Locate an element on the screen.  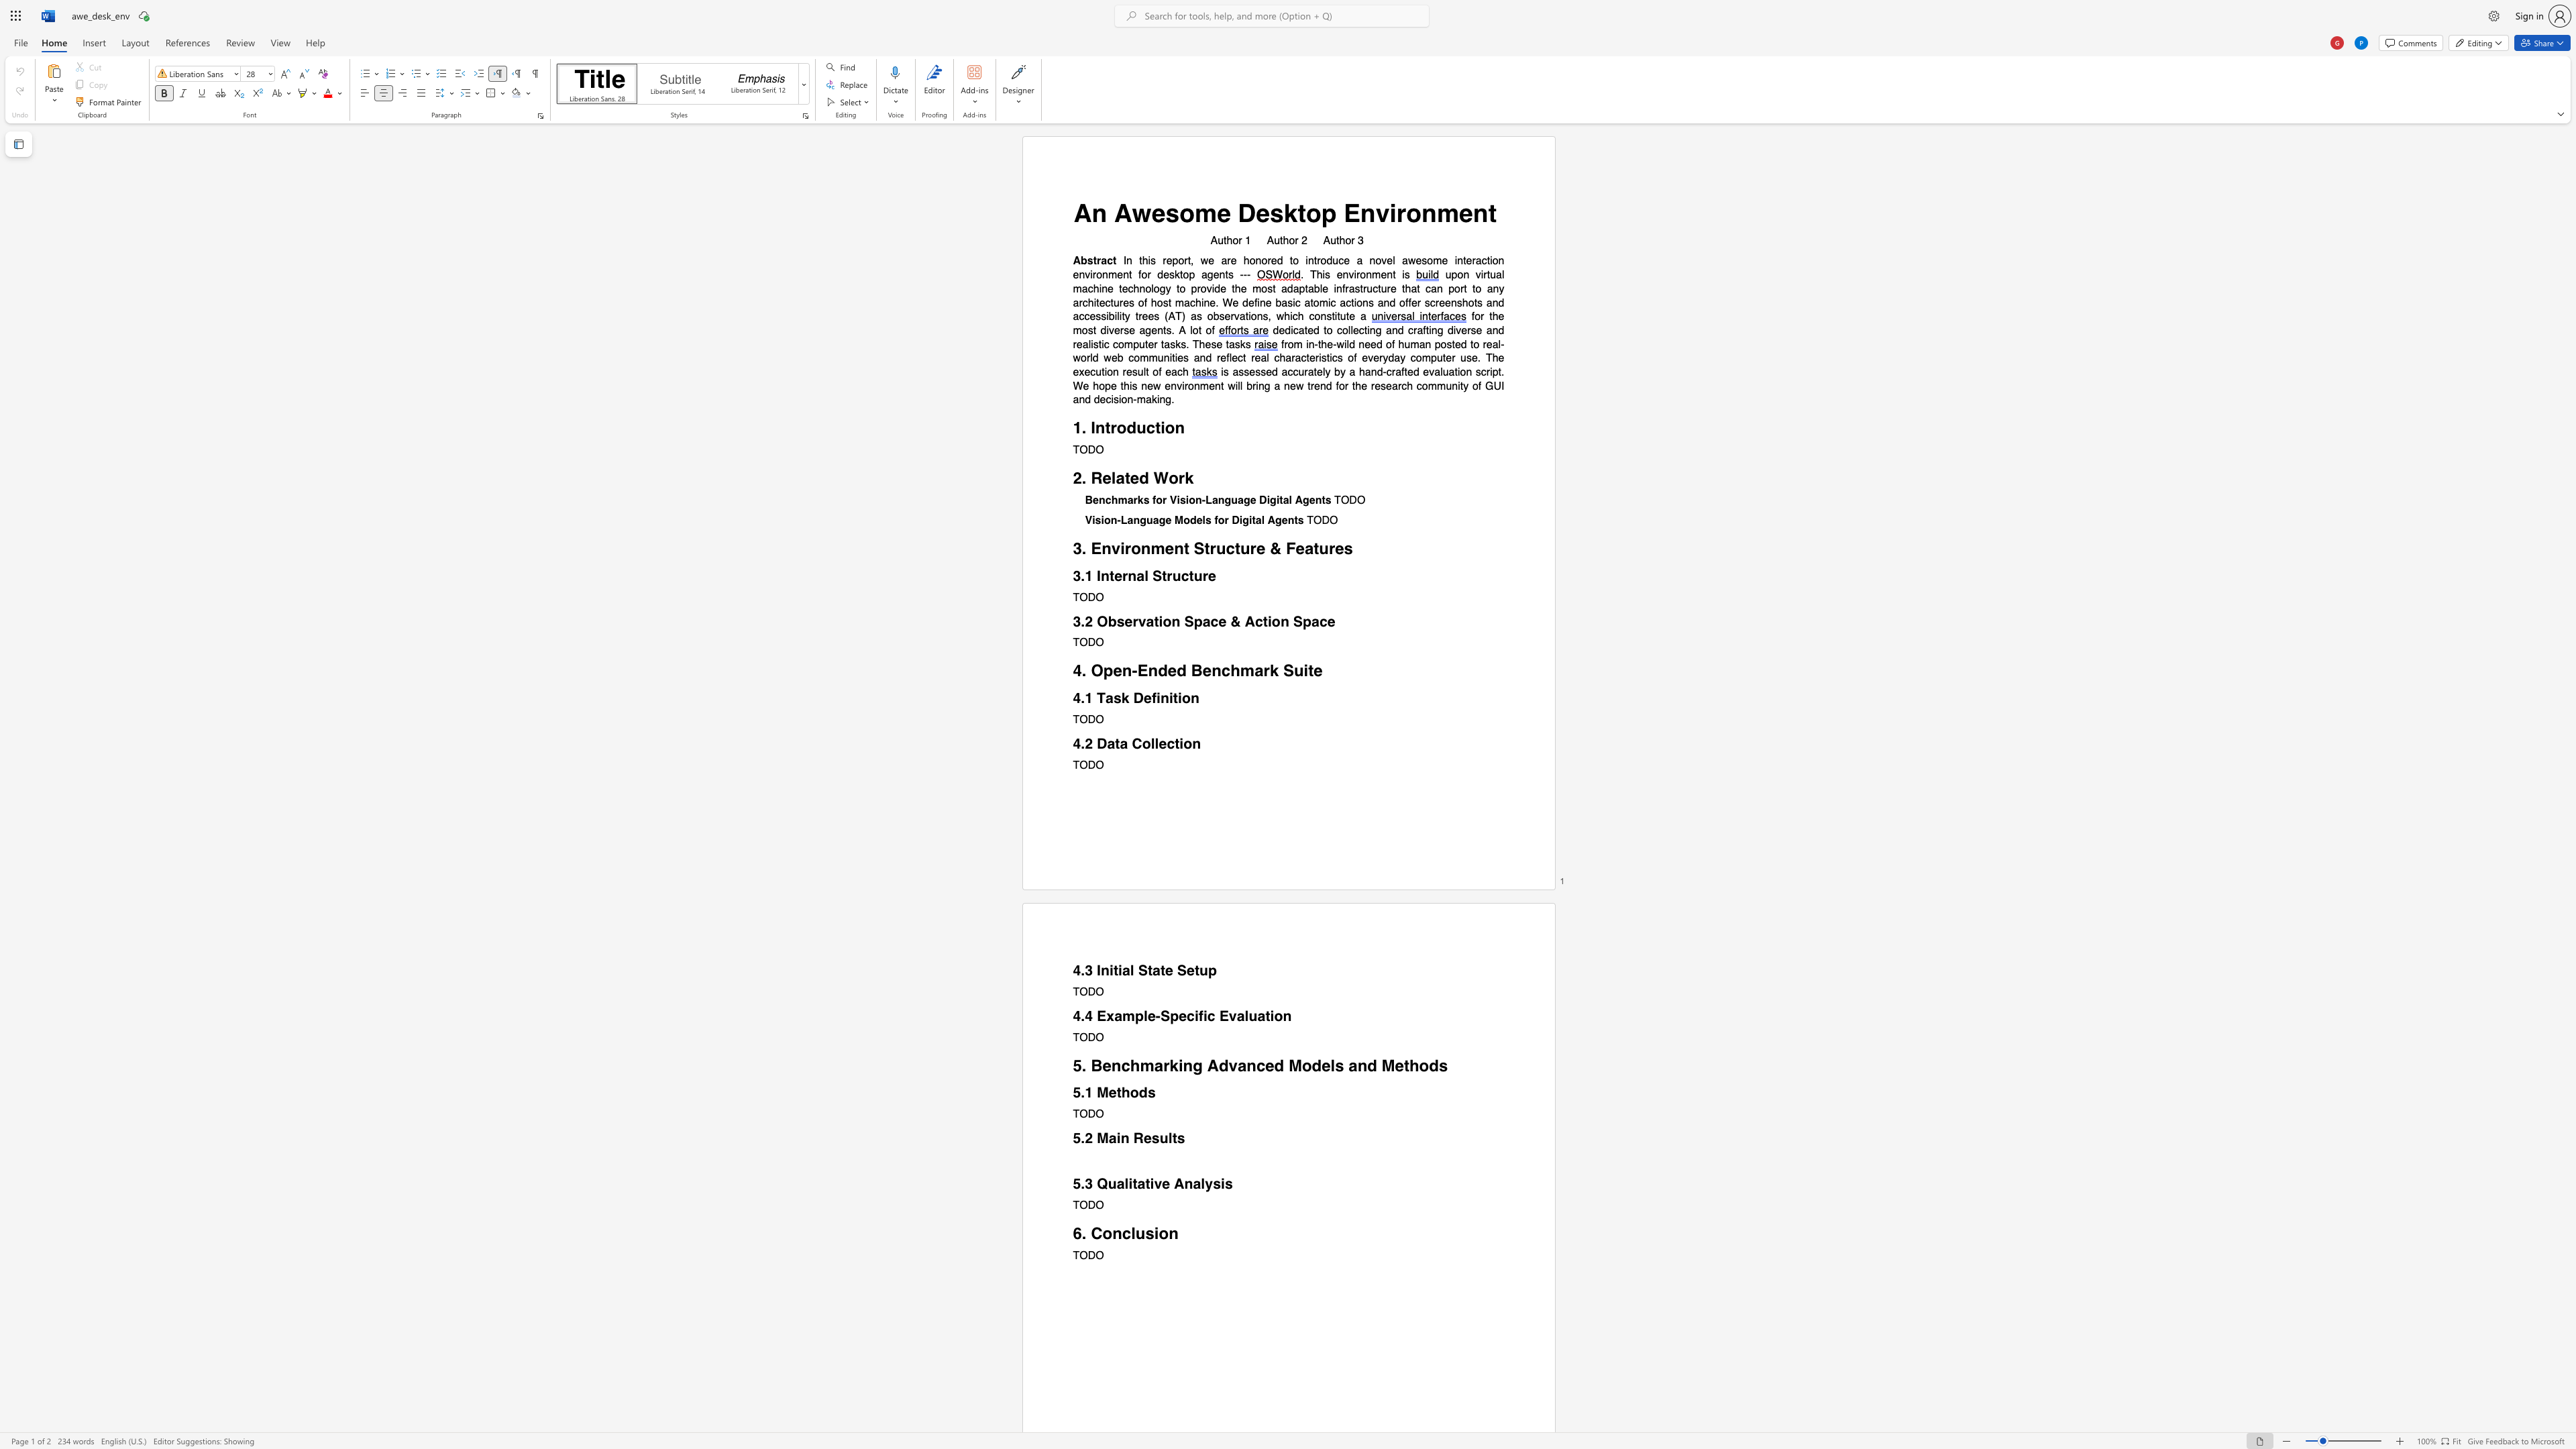
the subset text "onclus" within the text "6. Conclusion" is located at coordinates (1102, 1232).